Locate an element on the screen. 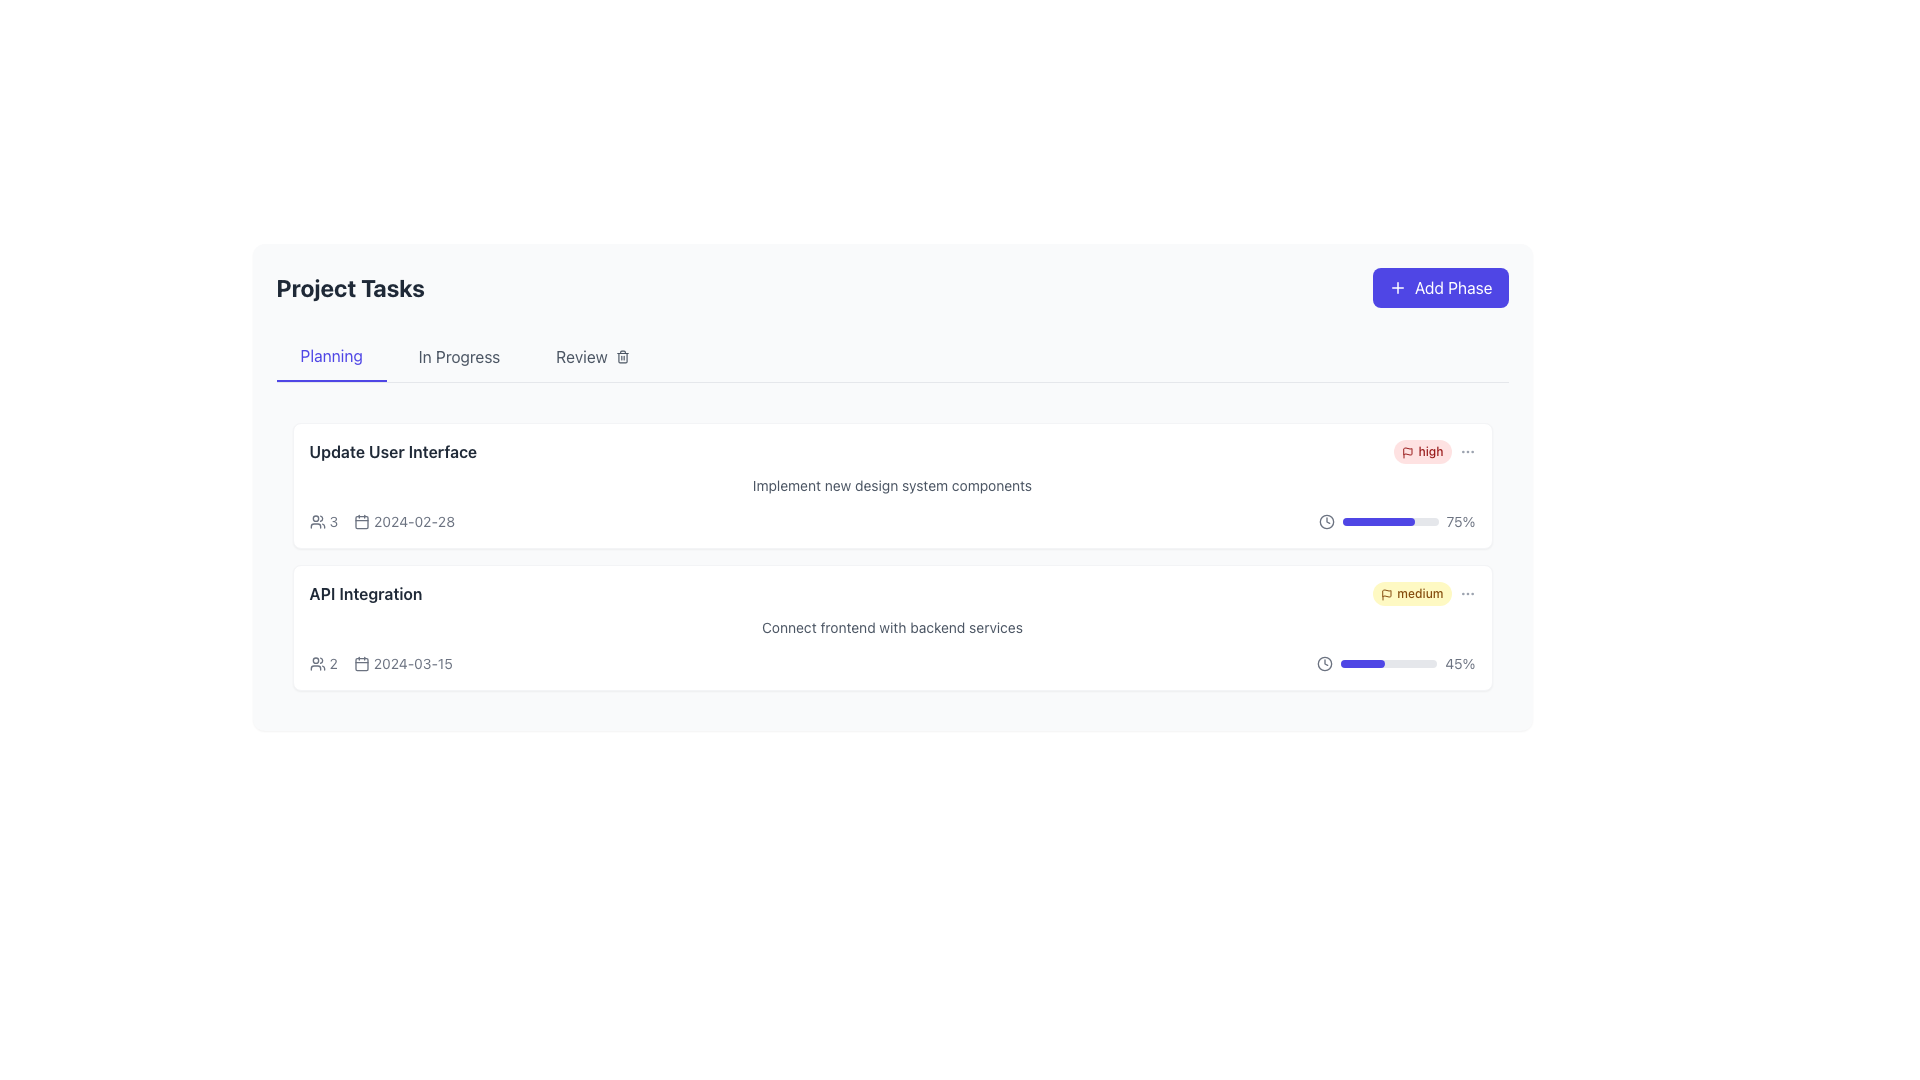 Image resolution: width=1920 pixels, height=1080 pixels. the Text label indicating a specific date for the task 'Update User Interface' in the task list is located at coordinates (413, 520).